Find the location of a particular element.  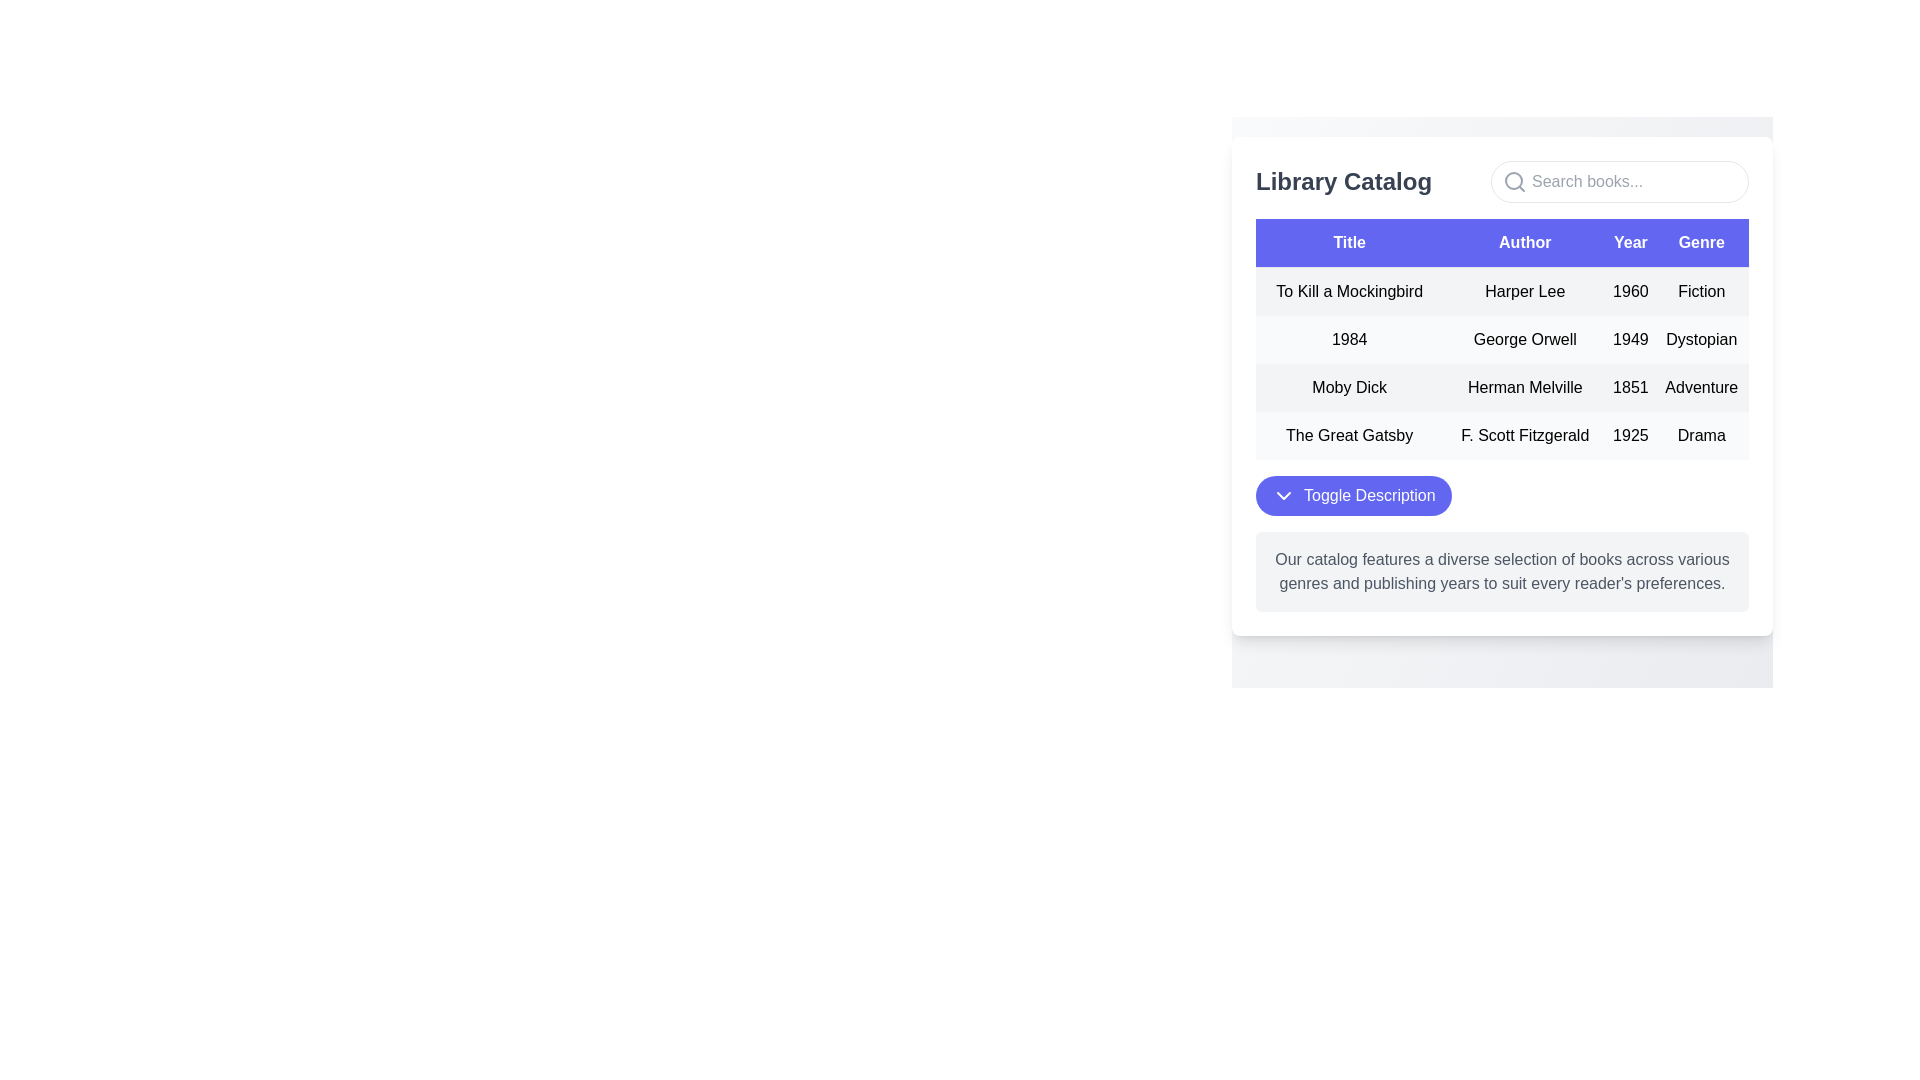

the 'Genre' column header in the table to potentially sort the items listed below by genre is located at coordinates (1700, 242).